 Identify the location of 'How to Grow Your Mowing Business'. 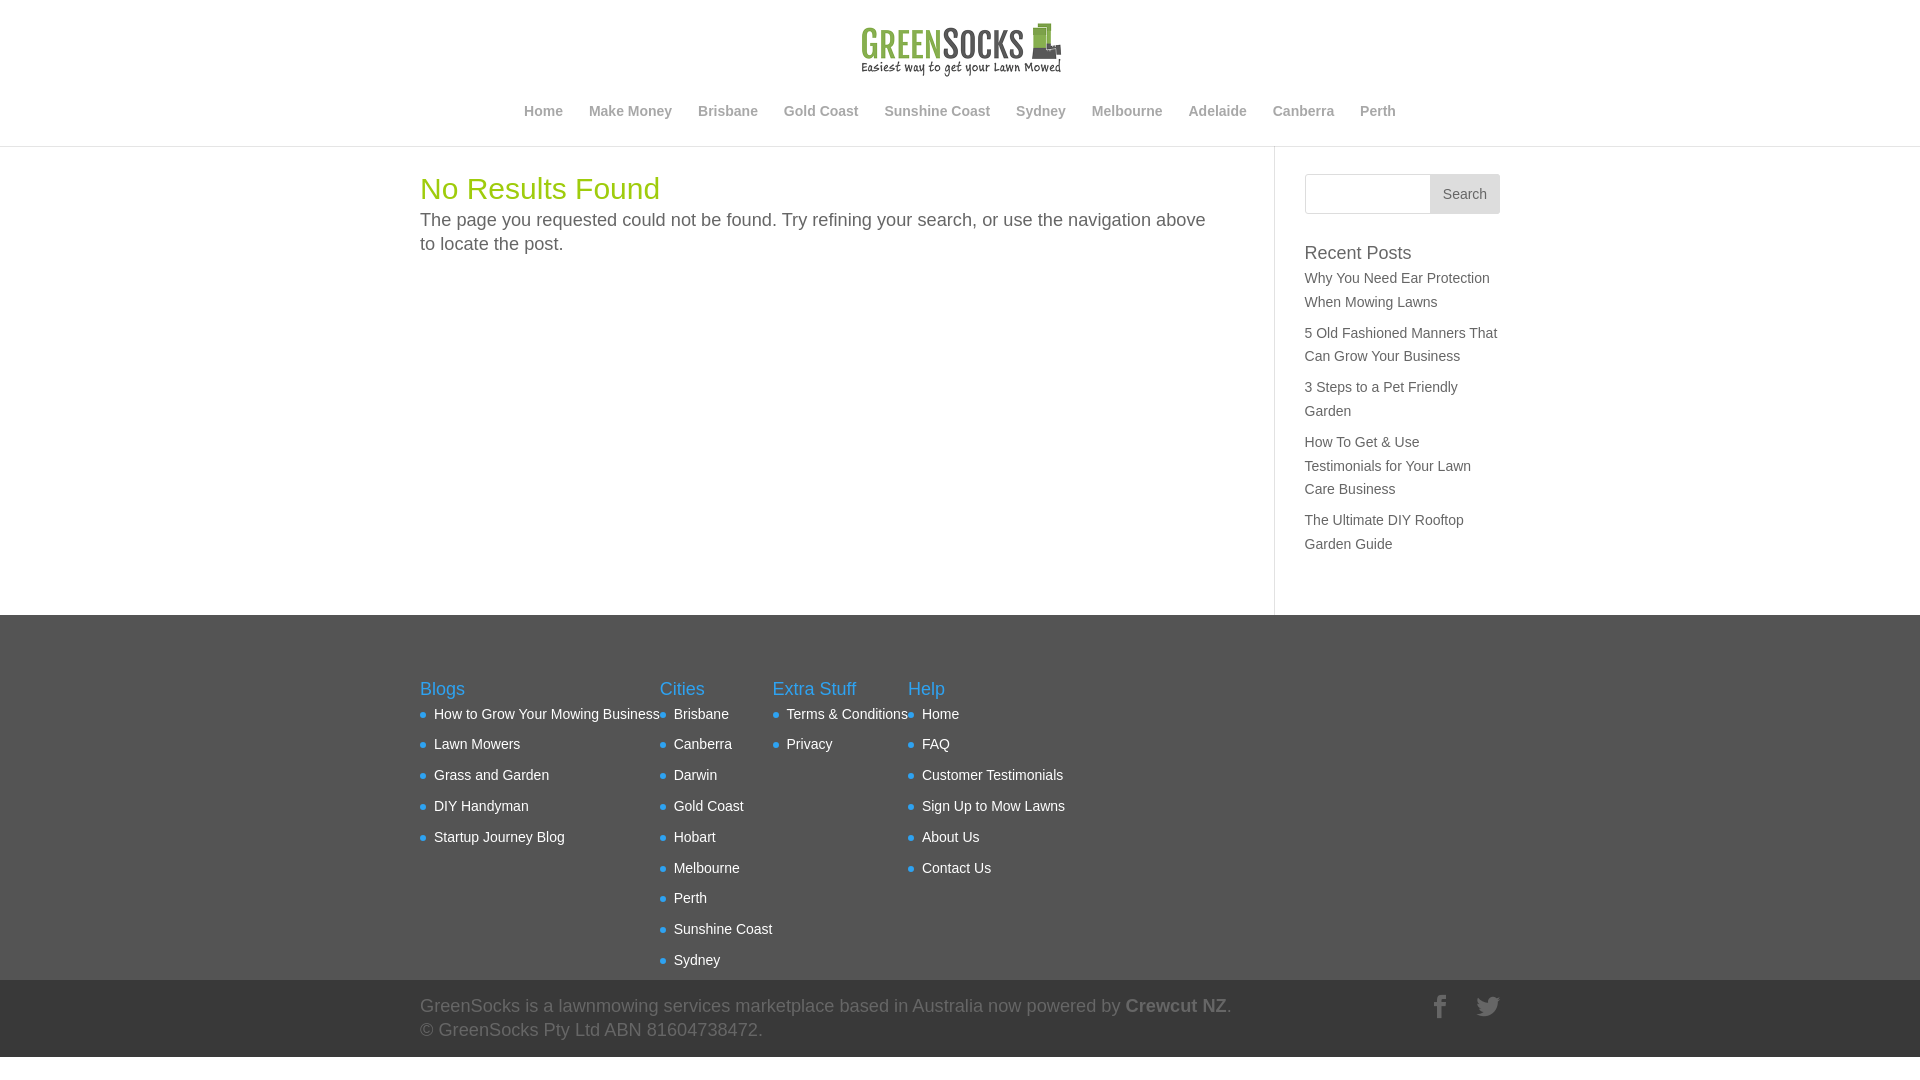
(547, 712).